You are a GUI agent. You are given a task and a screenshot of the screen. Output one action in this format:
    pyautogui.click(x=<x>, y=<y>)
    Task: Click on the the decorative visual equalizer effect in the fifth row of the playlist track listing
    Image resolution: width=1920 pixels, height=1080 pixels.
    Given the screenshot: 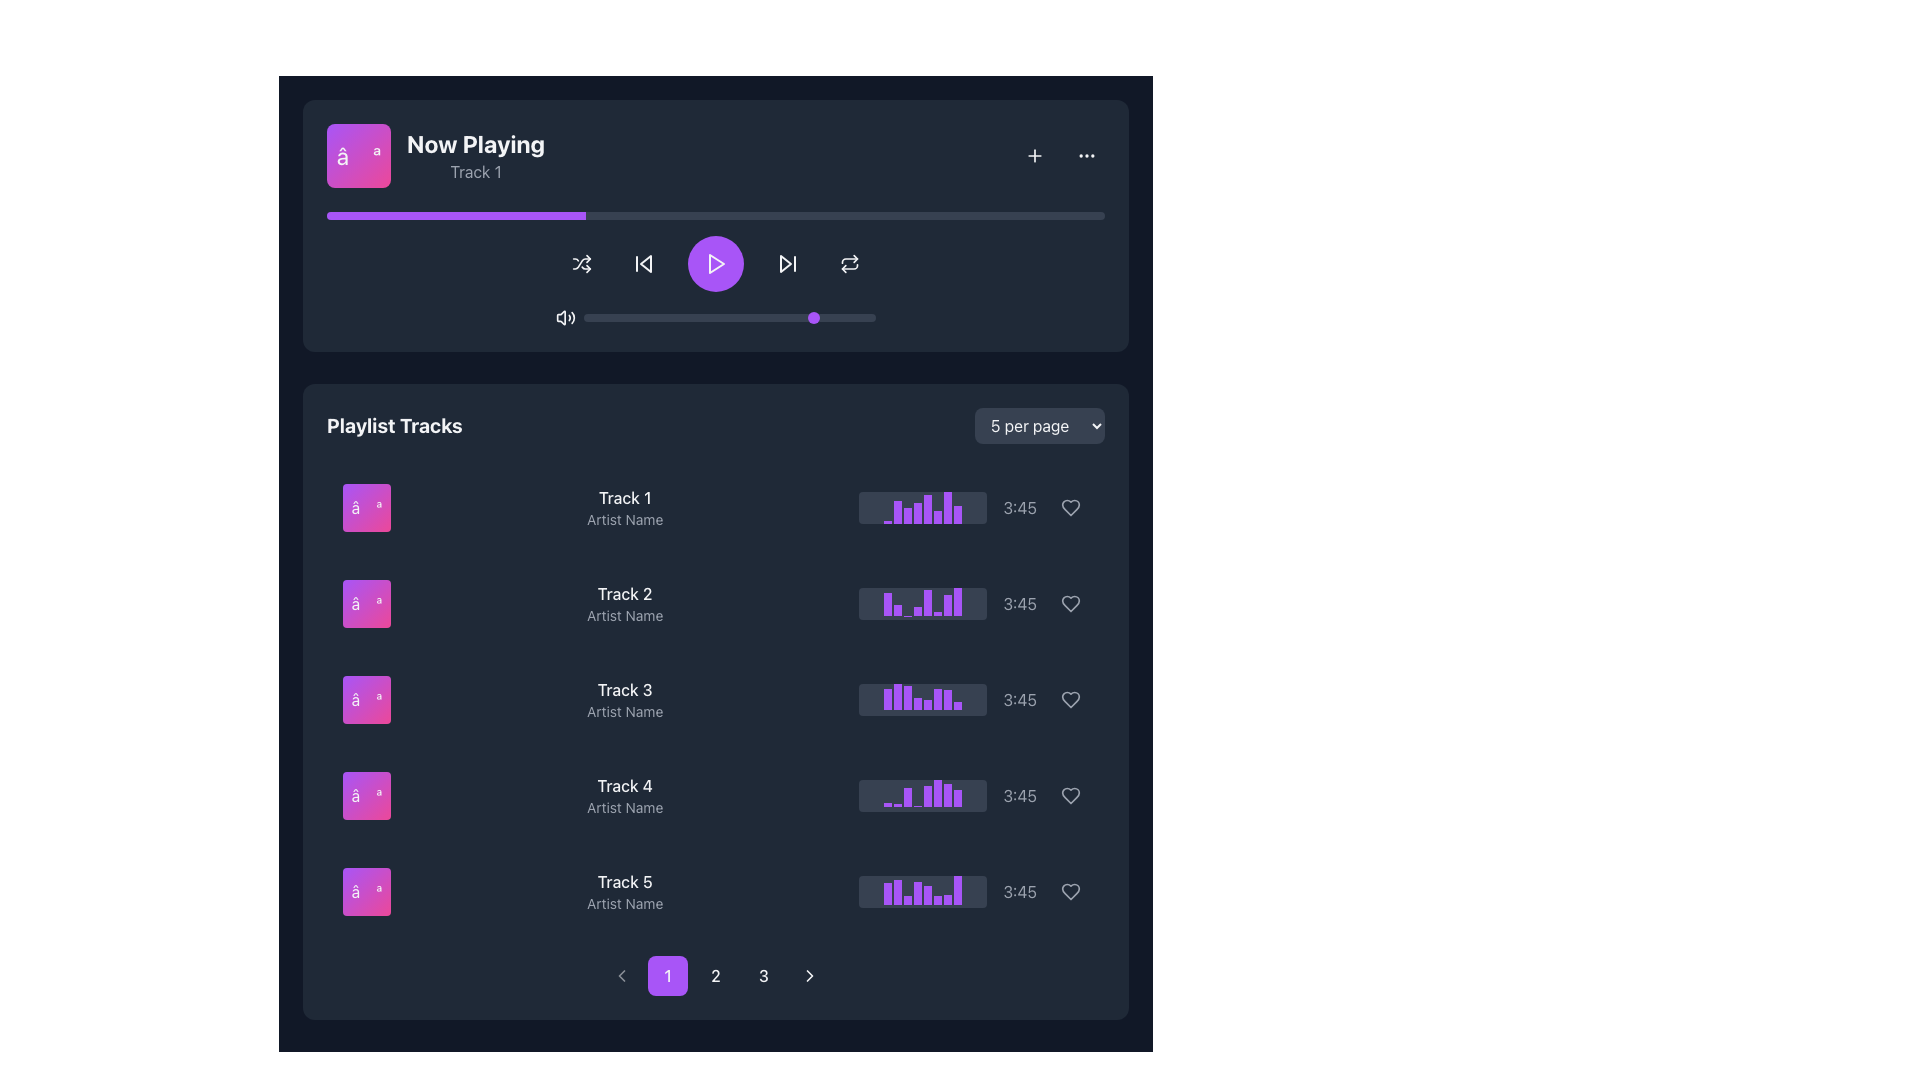 What is the action you would take?
    pyautogui.click(x=974, y=890)
    